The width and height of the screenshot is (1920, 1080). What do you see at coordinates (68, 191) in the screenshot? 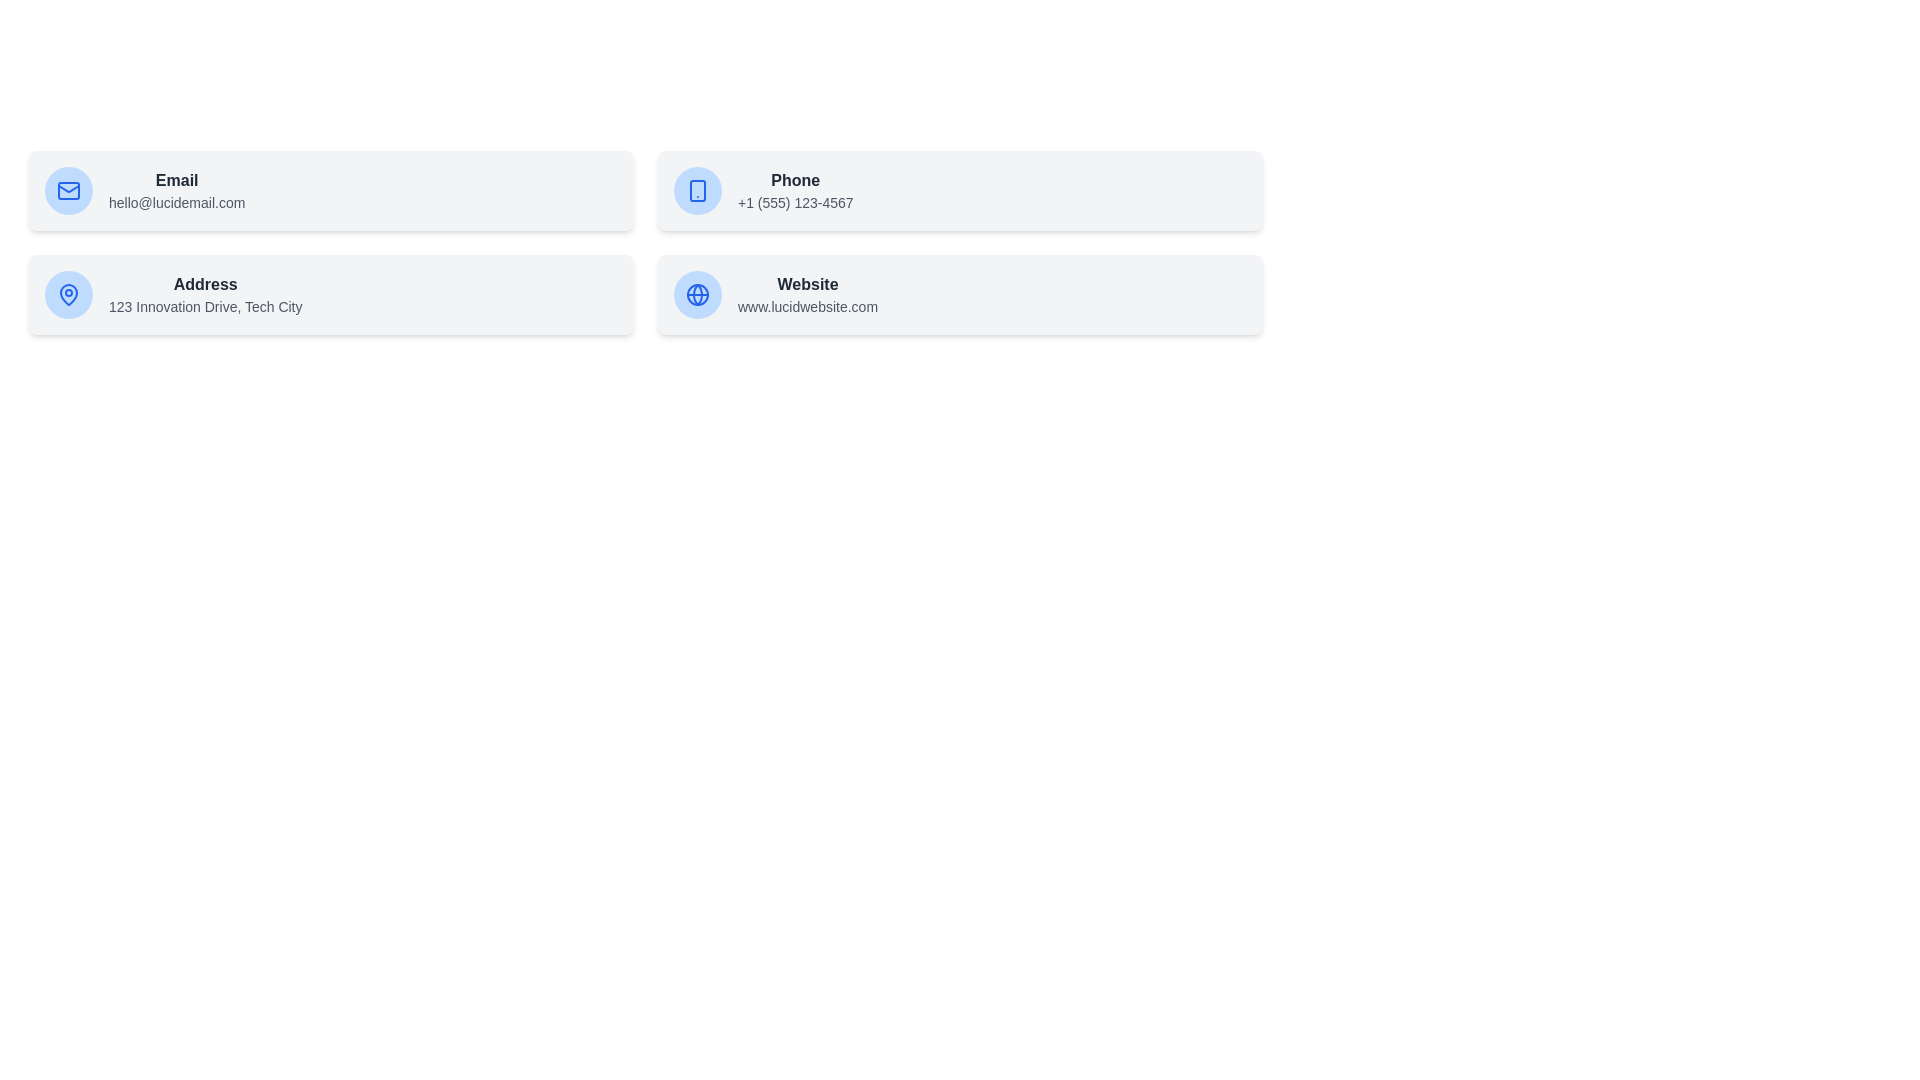
I see `the email icon located in the leftmost column of the contact information grid, which is associated with the 'Email' label and the email address 'hello@lucidemail.com'` at bounding box center [68, 191].